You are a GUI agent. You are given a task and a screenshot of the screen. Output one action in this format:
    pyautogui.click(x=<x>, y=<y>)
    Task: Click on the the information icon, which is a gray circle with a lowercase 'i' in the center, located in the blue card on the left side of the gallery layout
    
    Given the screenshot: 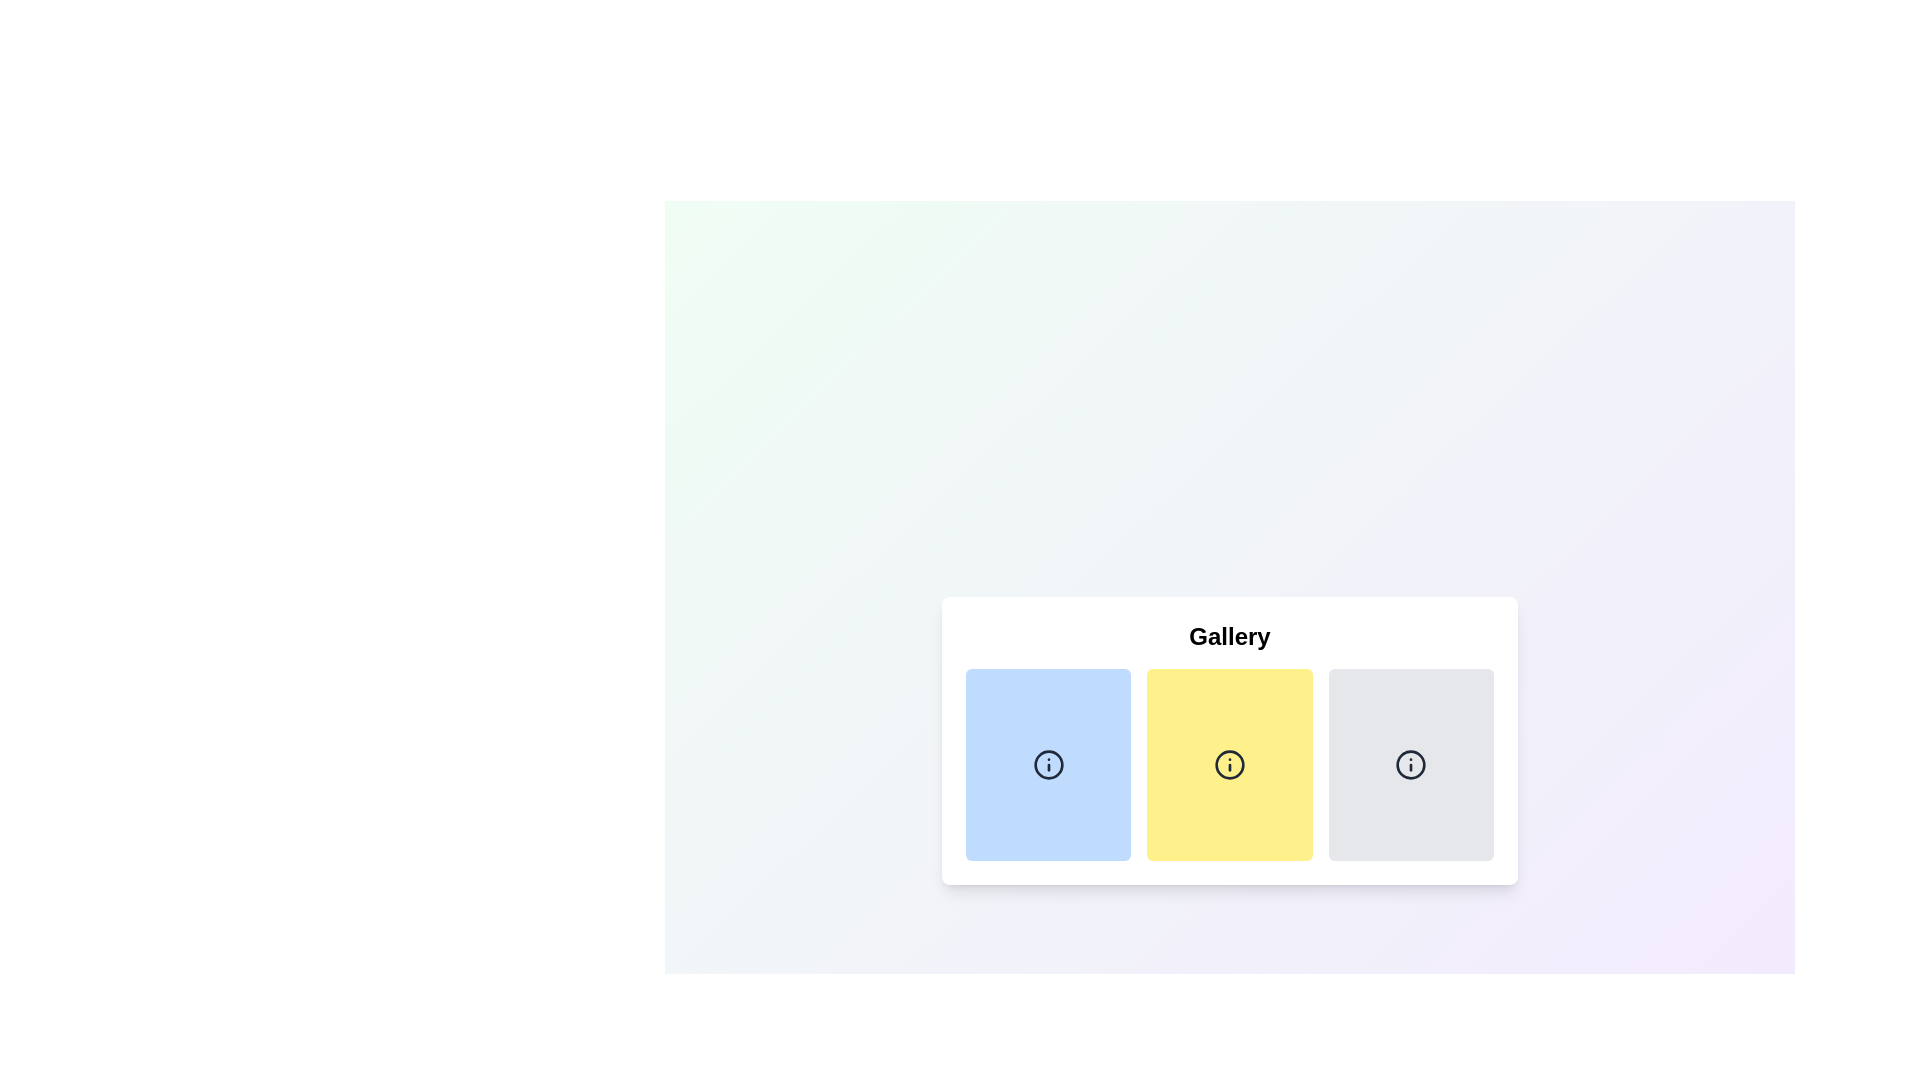 What is the action you would take?
    pyautogui.click(x=1047, y=764)
    